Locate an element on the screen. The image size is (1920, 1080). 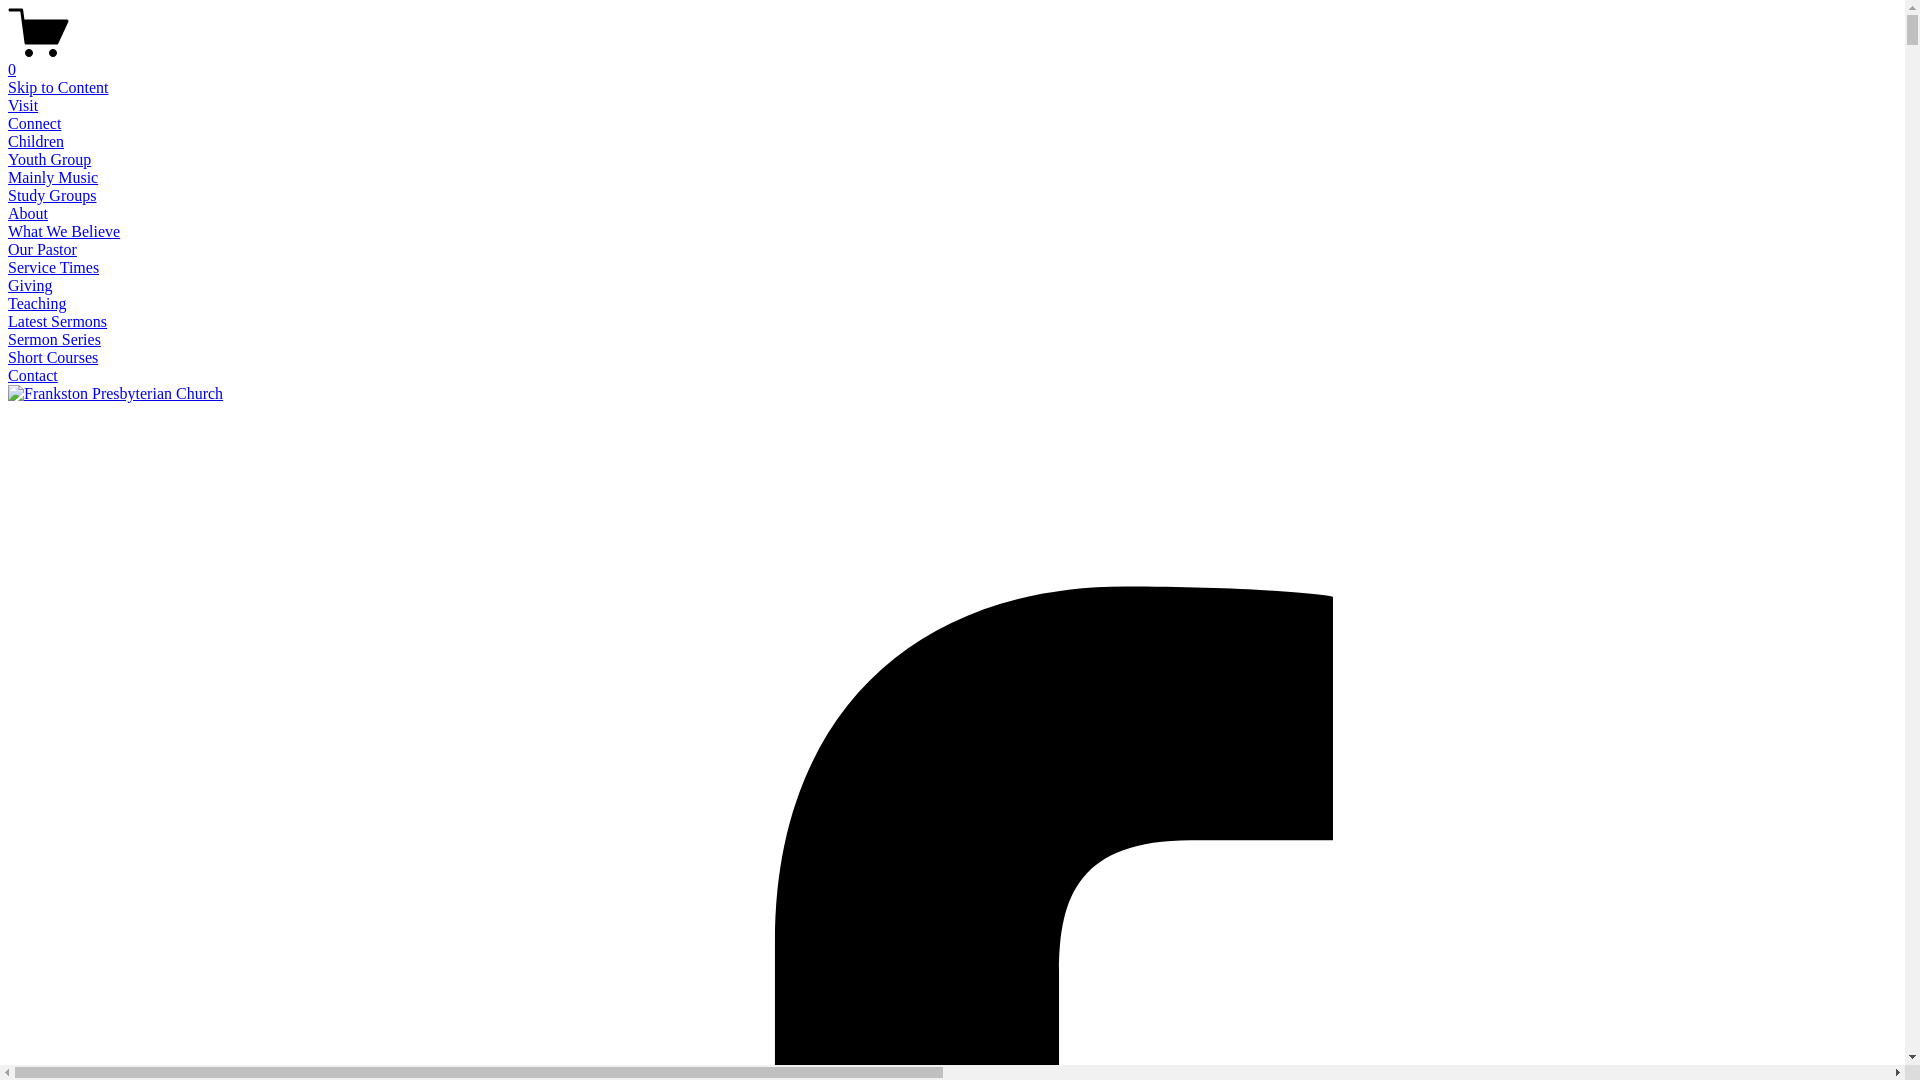
'Study Groups' is located at coordinates (52, 195).